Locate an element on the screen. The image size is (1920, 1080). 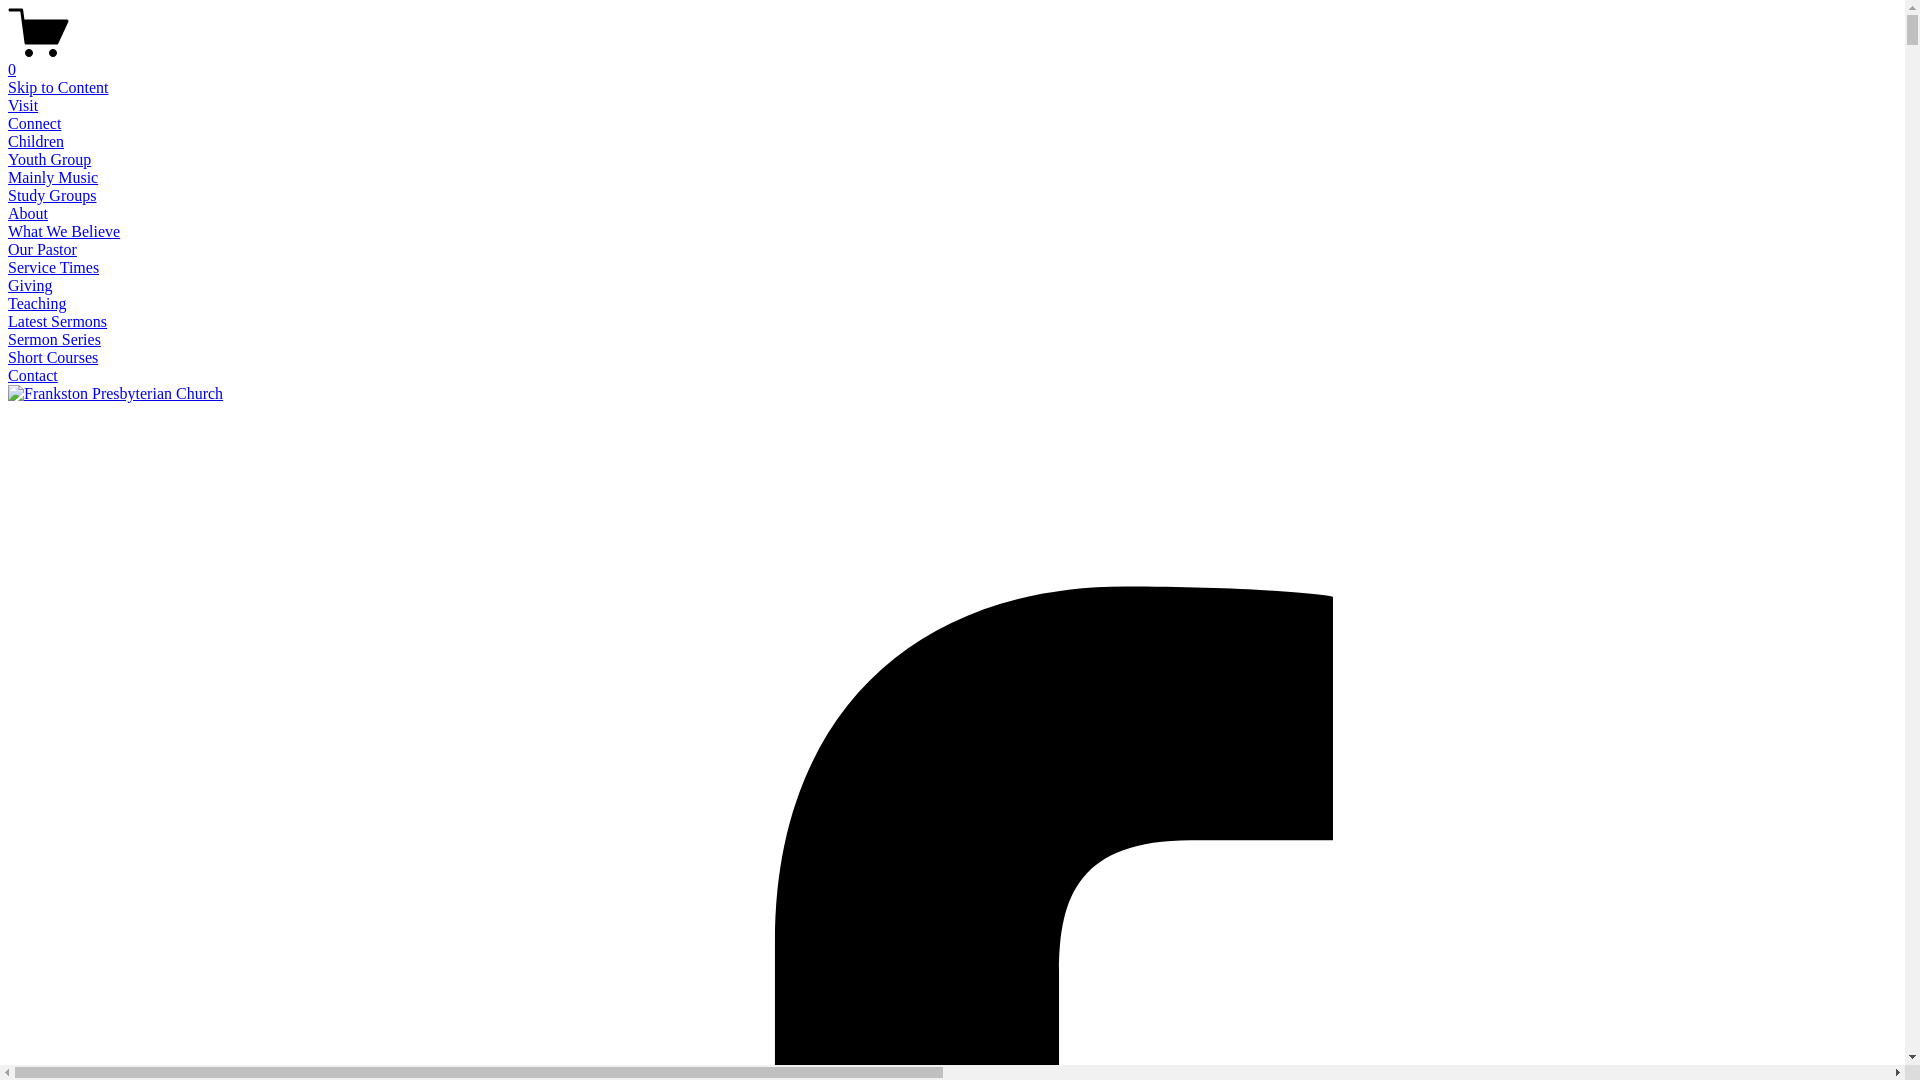
'Study Groups' is located at coordinates (52, 195).